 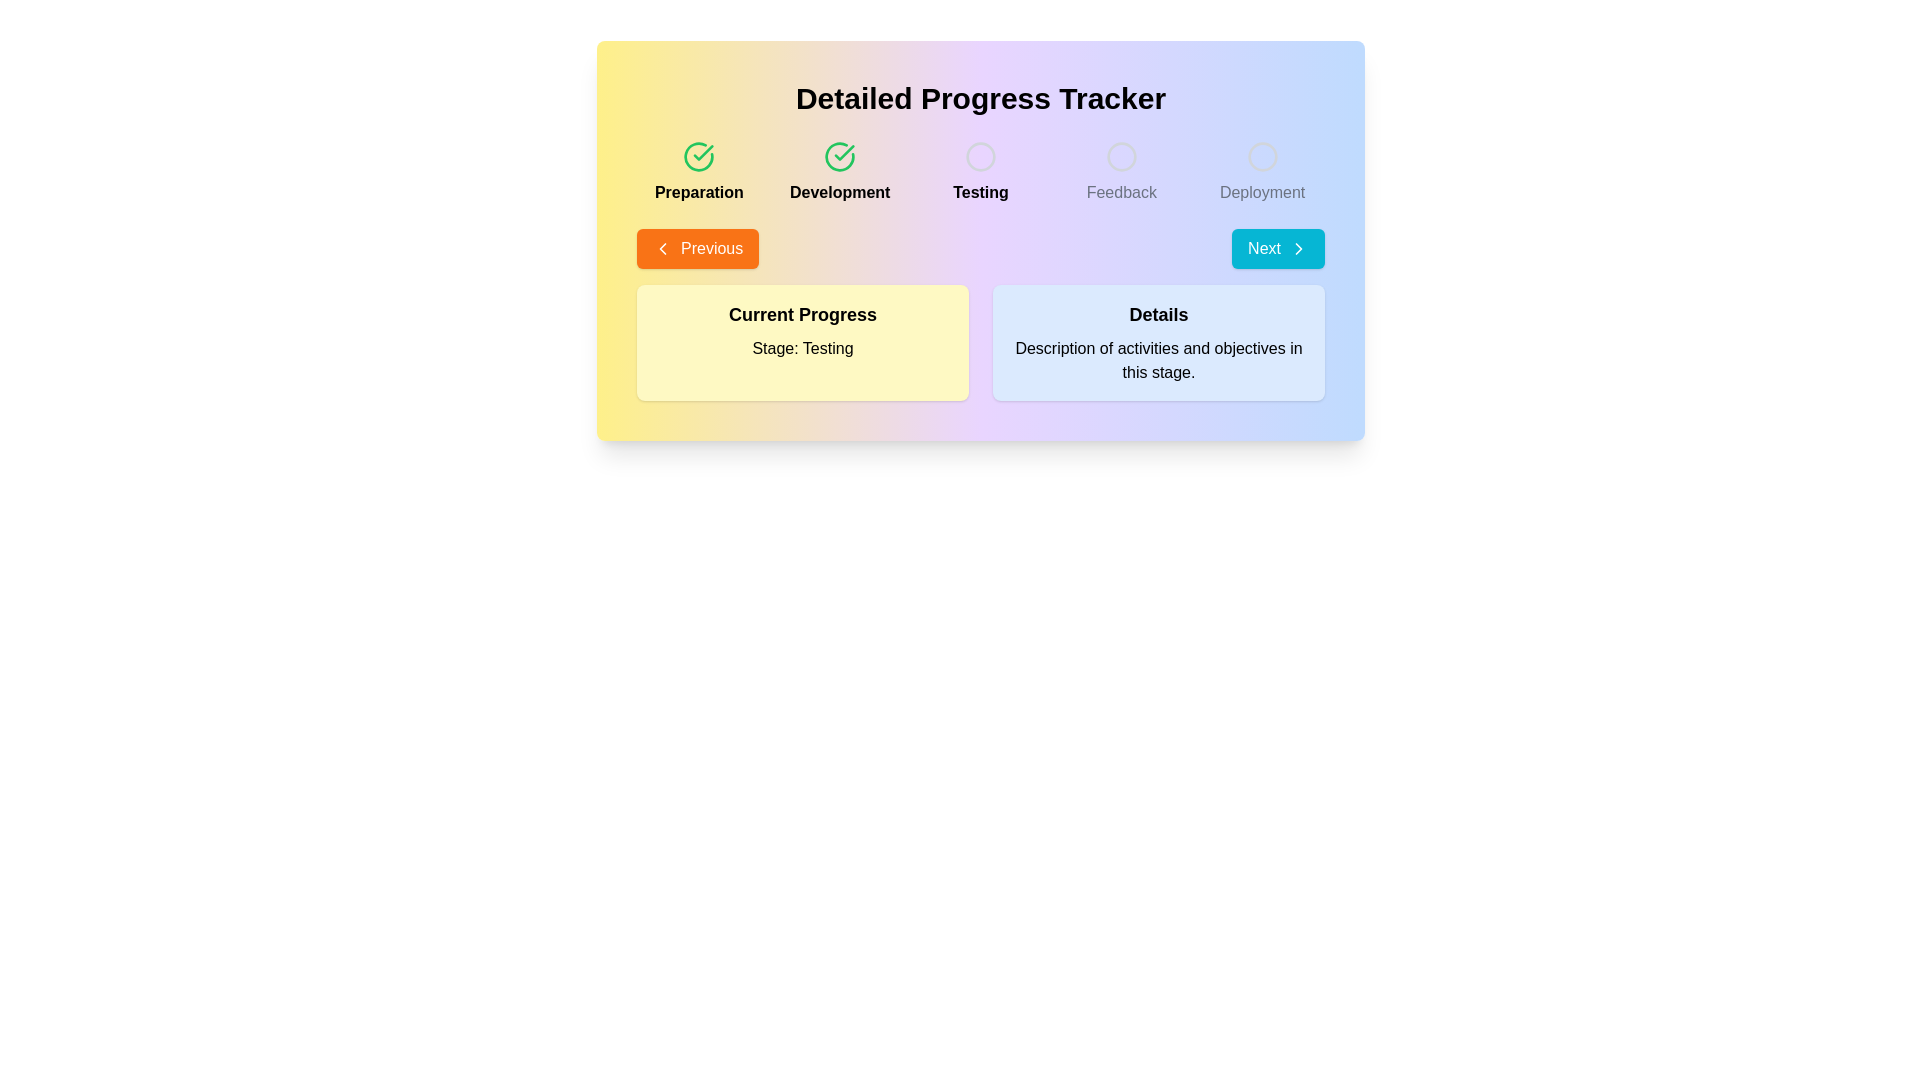 What do you see at coordinates (844, 152) in the screenshot?
I see `the green checkmark icon within the circular icon representing the 'Development' stage in the horizontal progress tracker at the top of the interface` at bounding box center [844, 152].